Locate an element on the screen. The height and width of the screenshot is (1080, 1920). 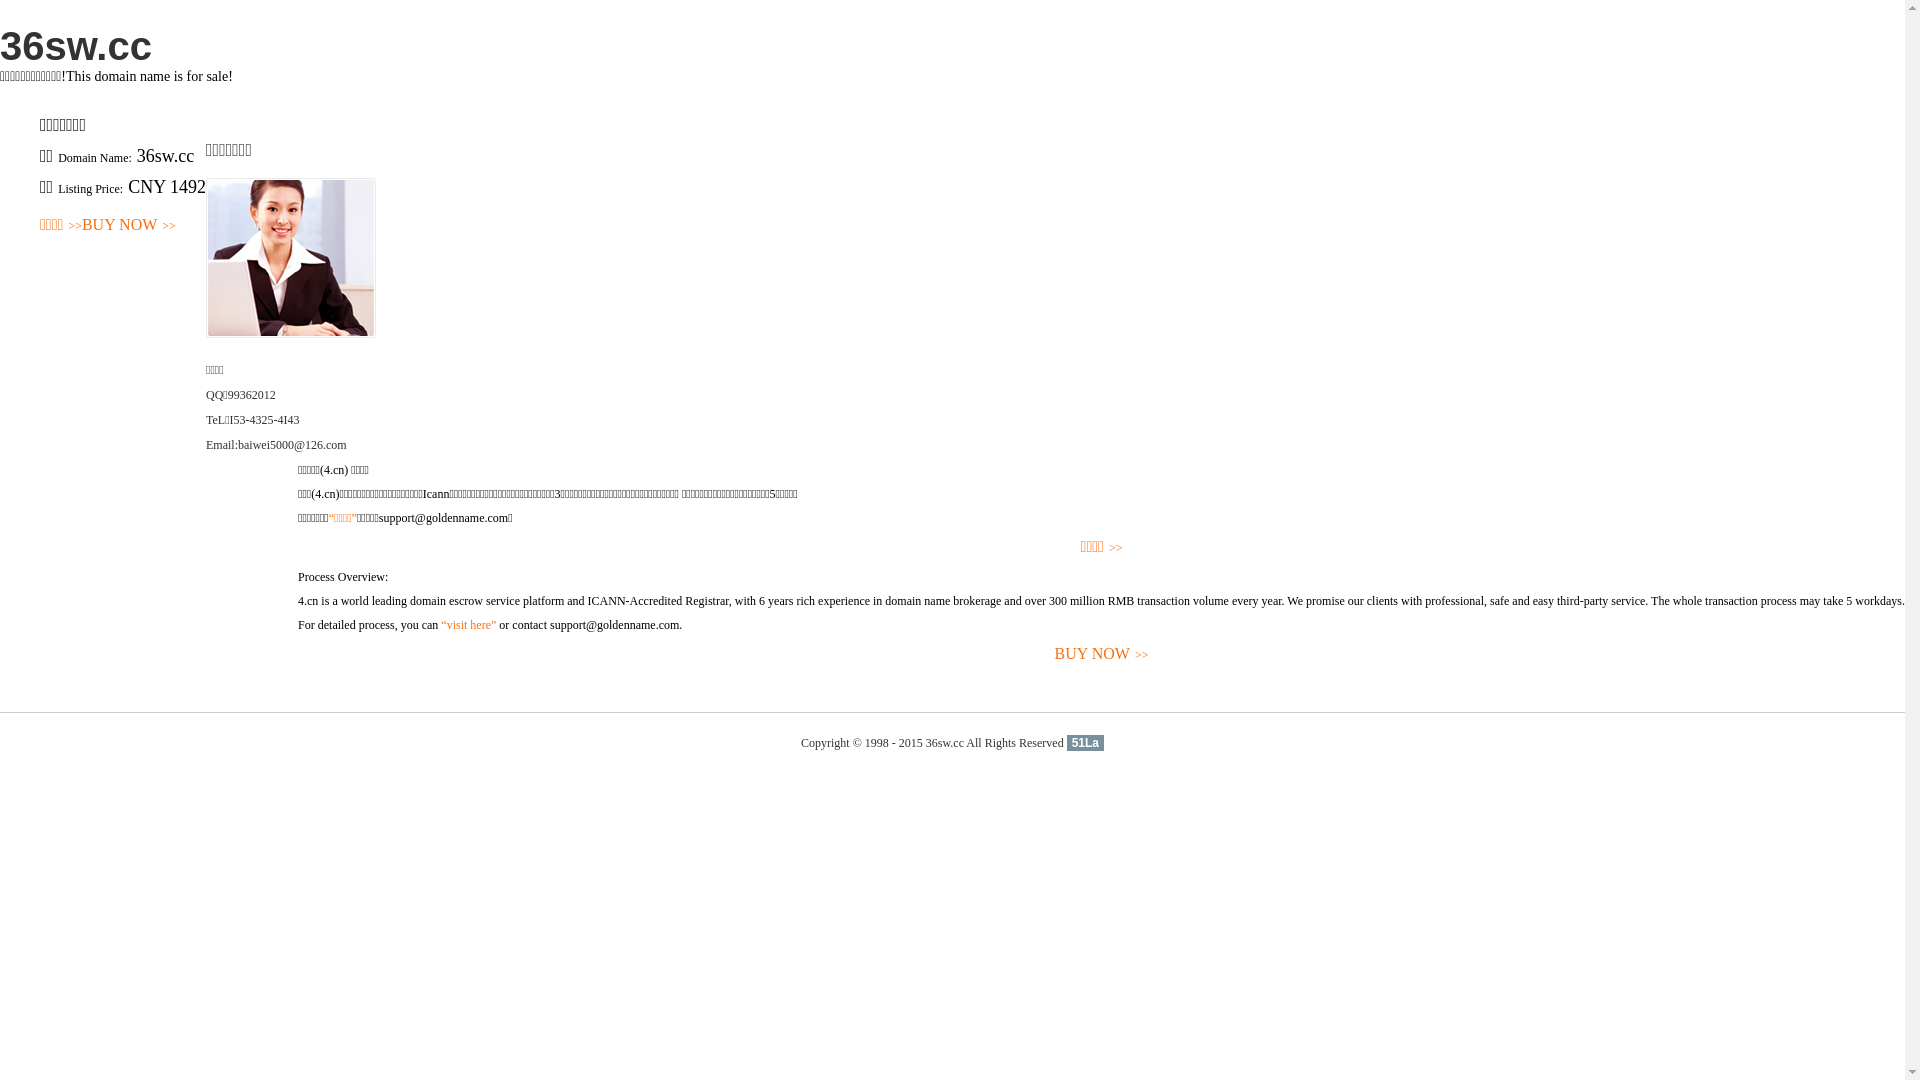
'BUY NOW>>' is located at coordinates (128, 225).